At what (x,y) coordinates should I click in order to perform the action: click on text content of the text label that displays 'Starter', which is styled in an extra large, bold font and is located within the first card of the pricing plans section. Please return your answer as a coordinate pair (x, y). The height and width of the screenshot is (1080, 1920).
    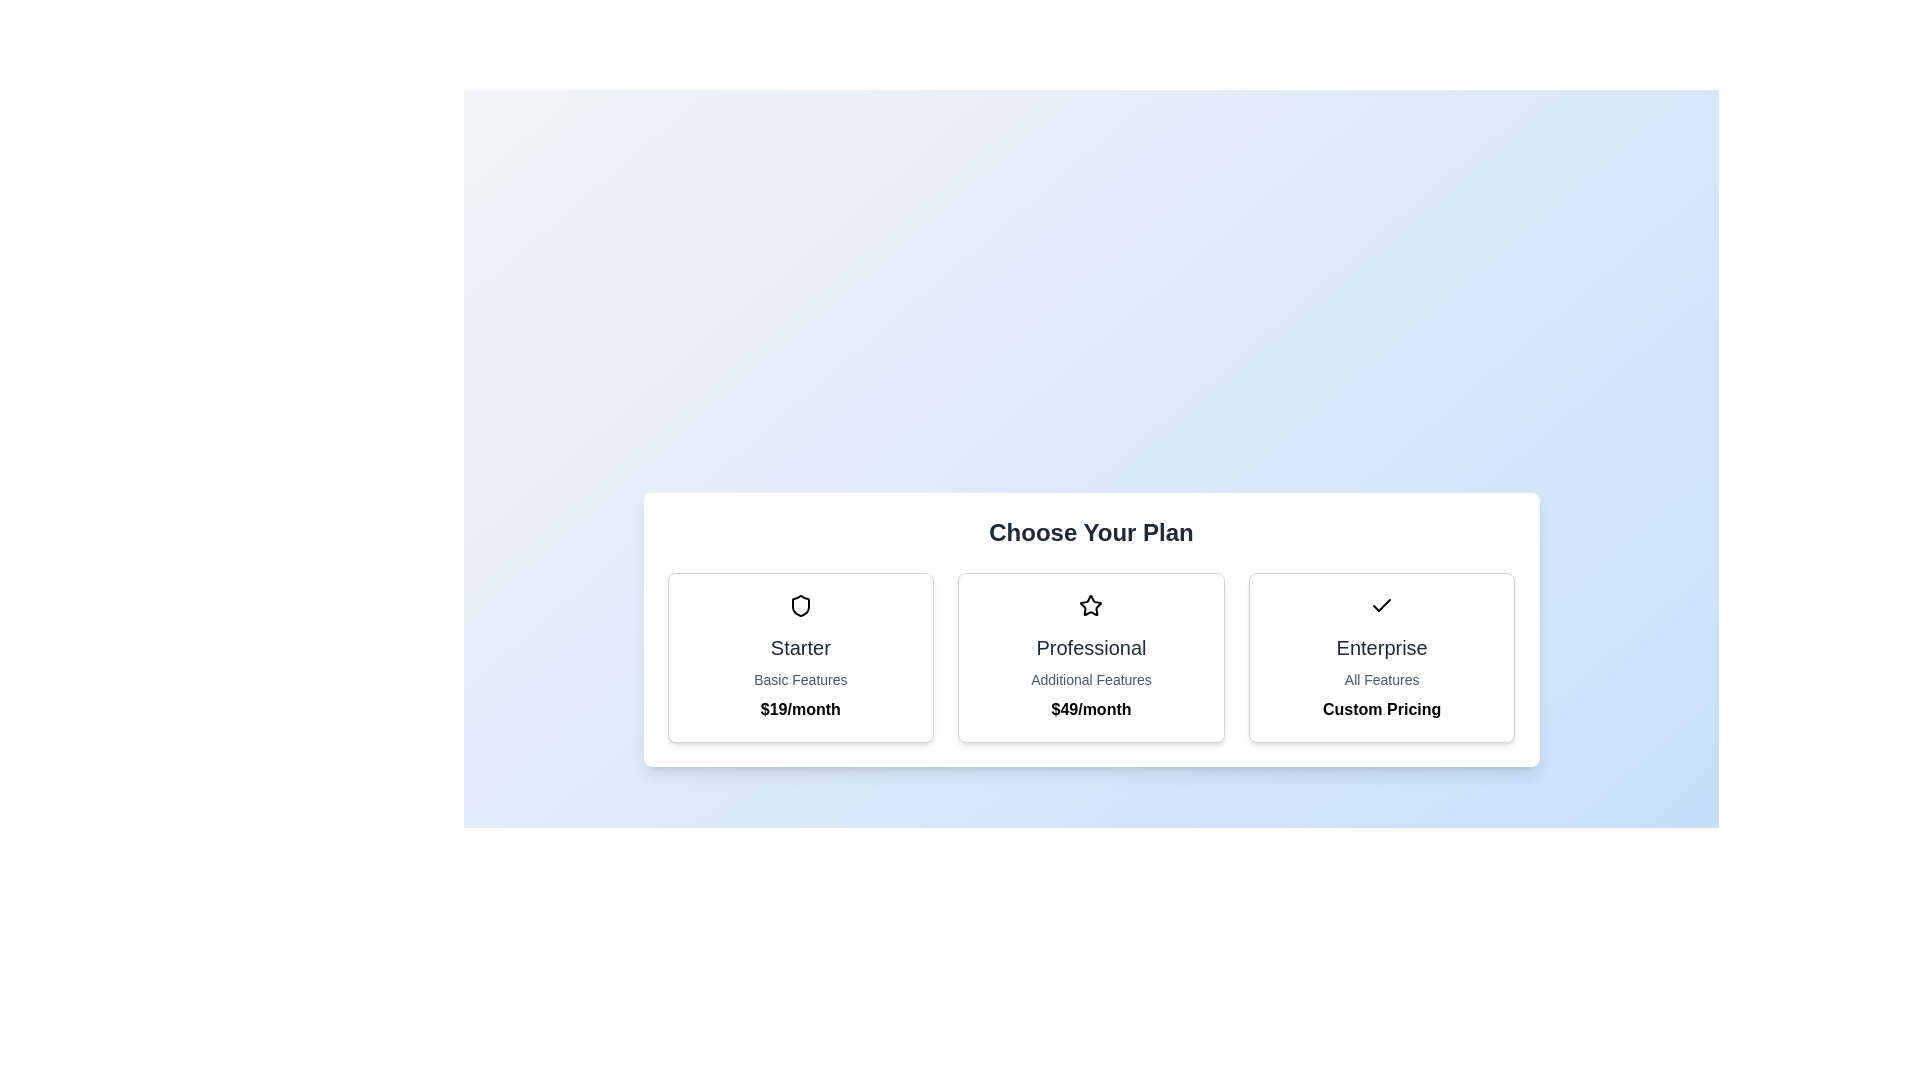
    Looking at the image, I should click on (800, 648).